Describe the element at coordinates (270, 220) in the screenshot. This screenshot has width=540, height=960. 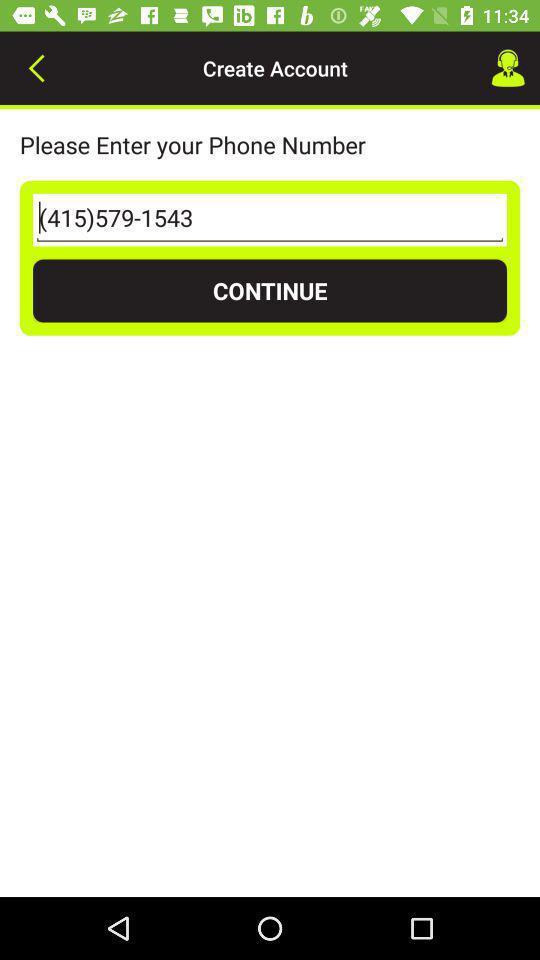
I see `item below the please enter your` at that location.